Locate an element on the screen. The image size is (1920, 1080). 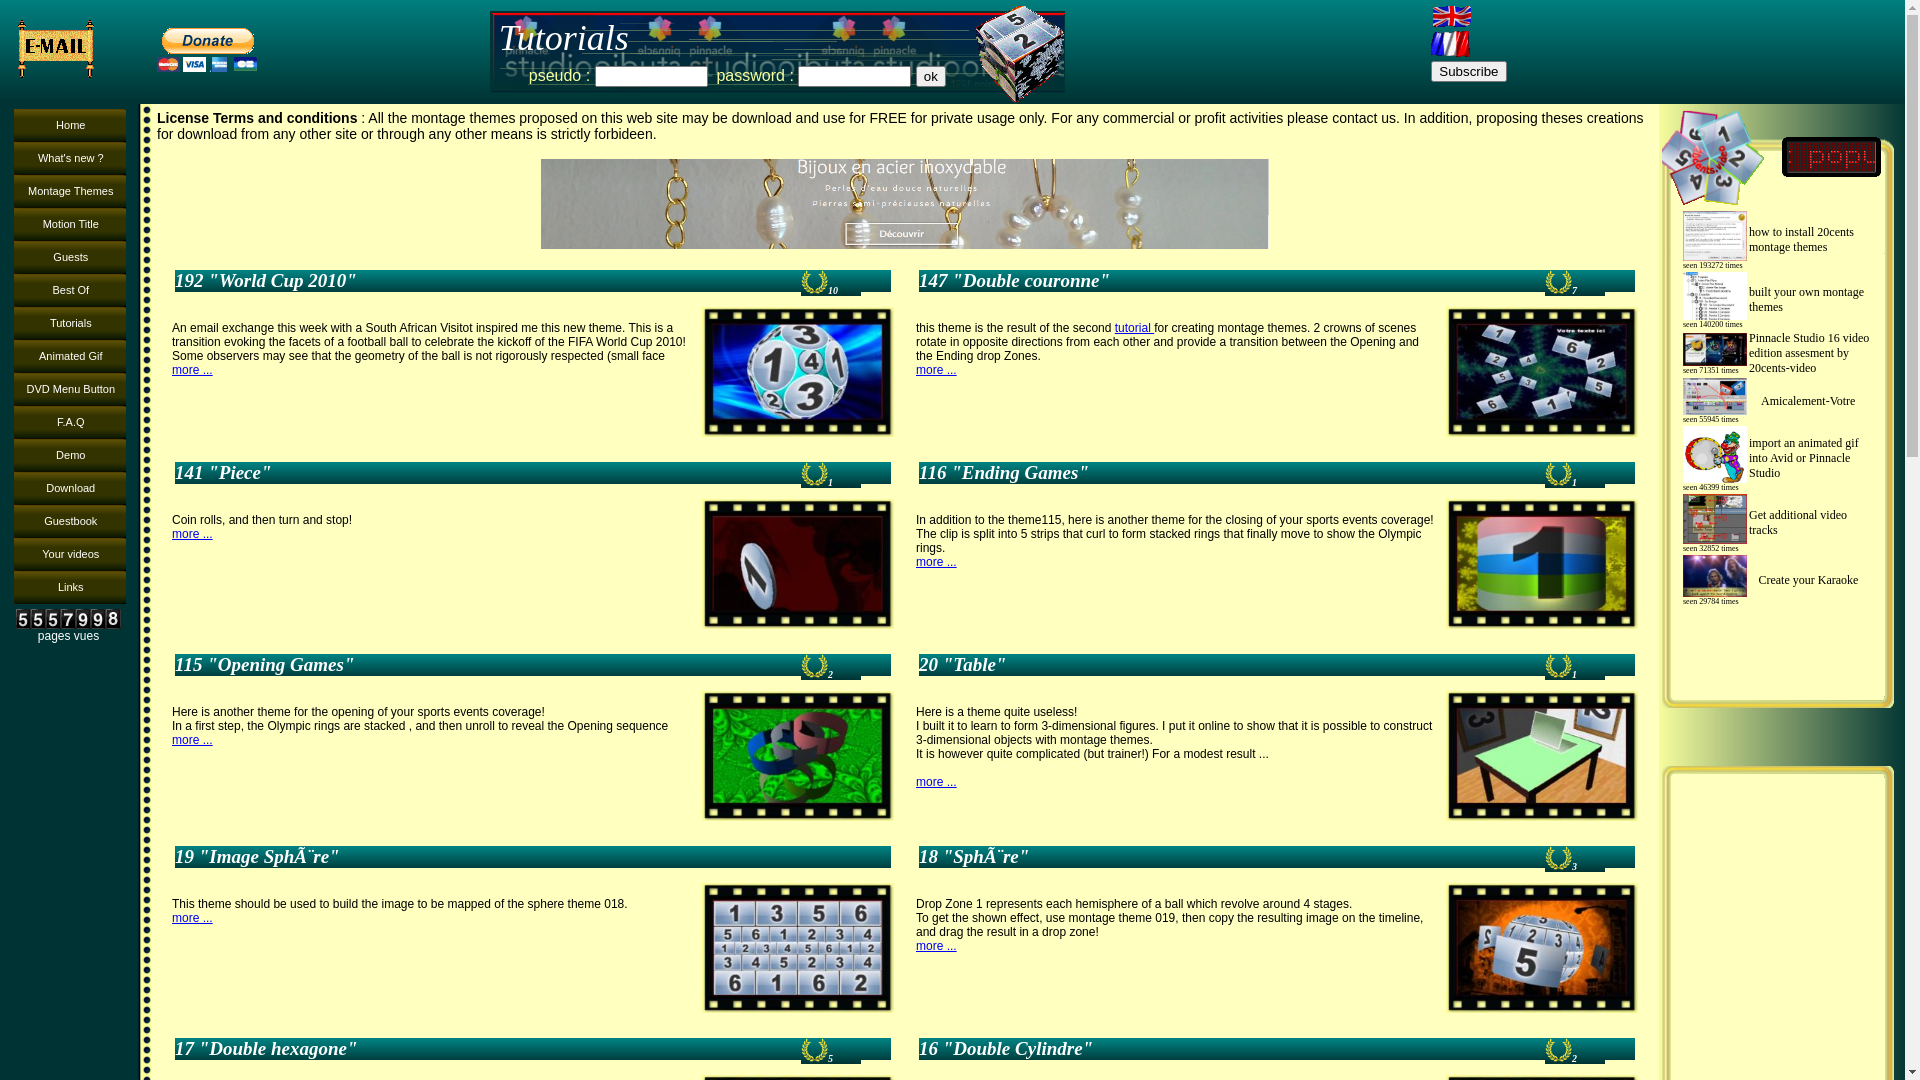
'seen 140200 times built your own montage themes' is located at coordinates (1777, 300).